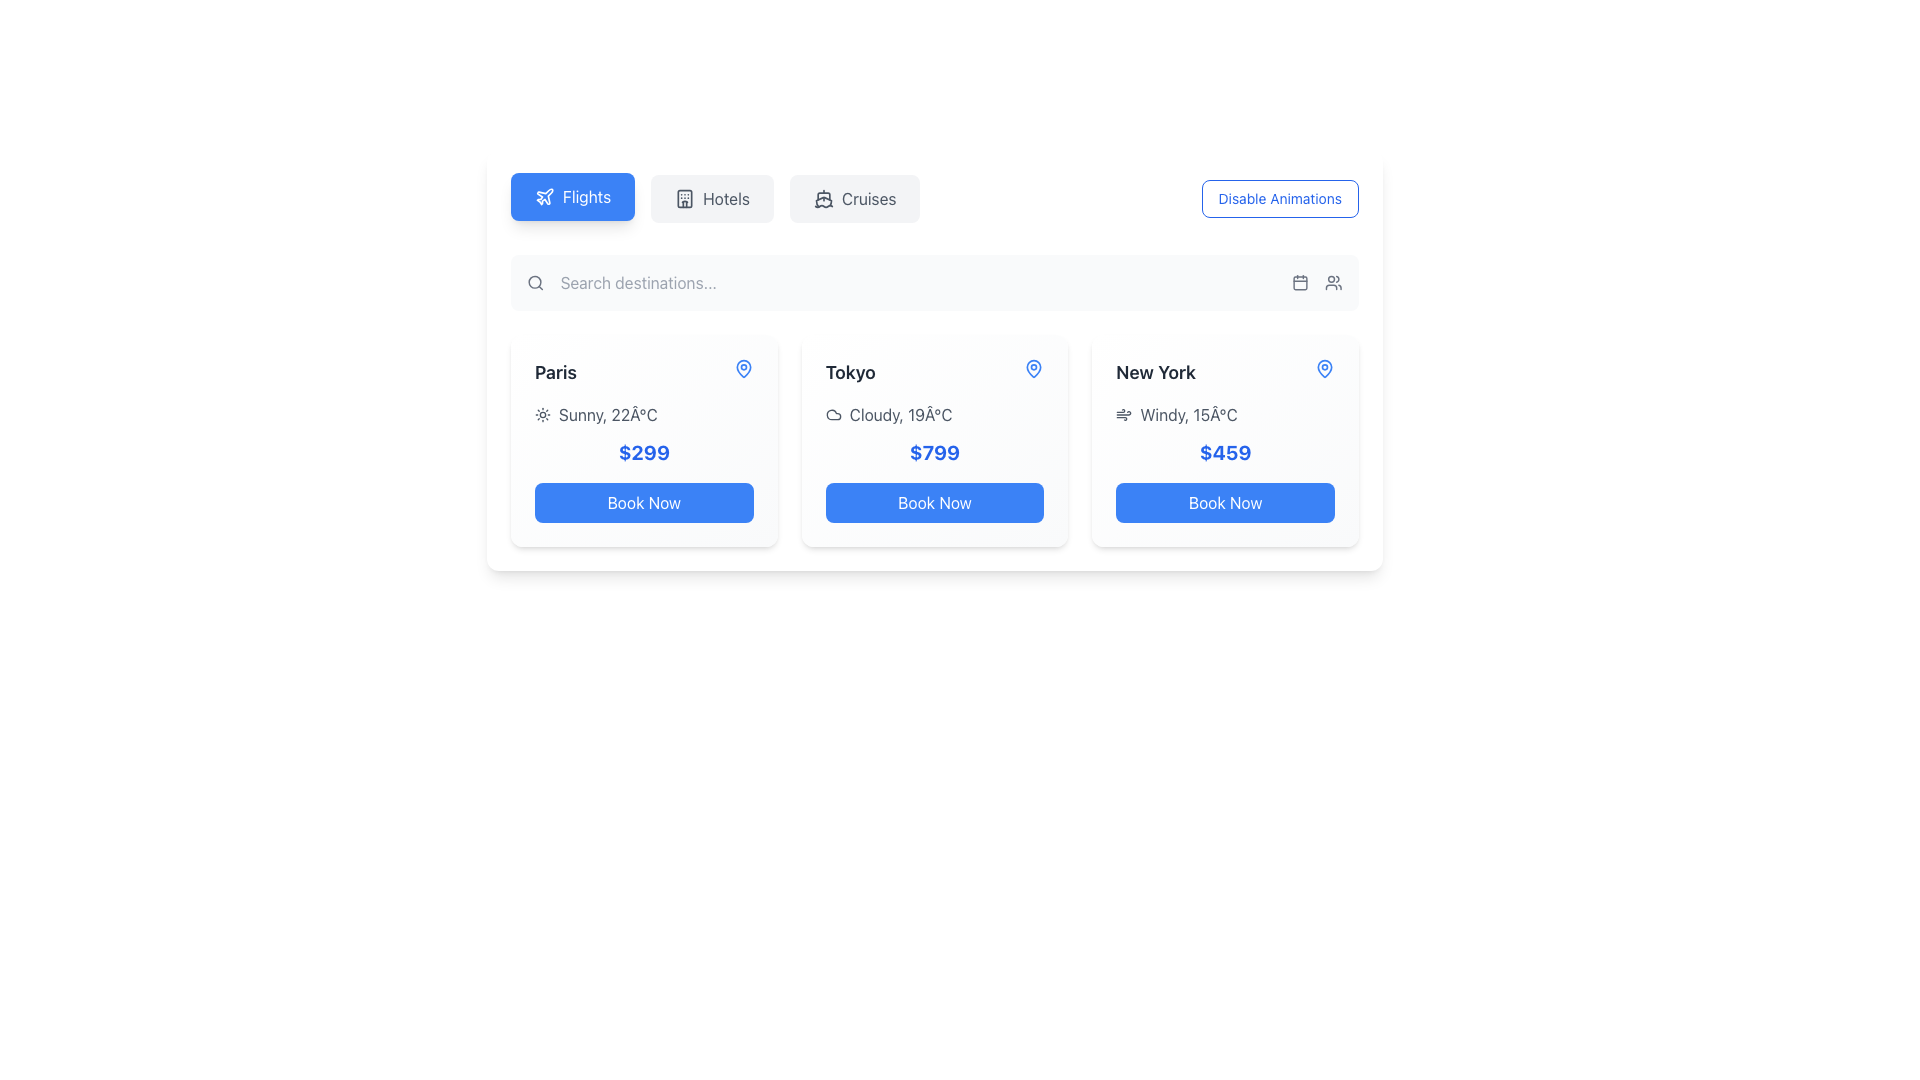 The width and height of the screenshot is (1920, 1080). Describe the element at coordinates (1224, 414) in the screenshot. I see `the Text label with an icon that displays the current weather condition and temperature for 'New York', positioned second from the top in the card's information hierarchy, directly above the price display ('$459')` at that location.